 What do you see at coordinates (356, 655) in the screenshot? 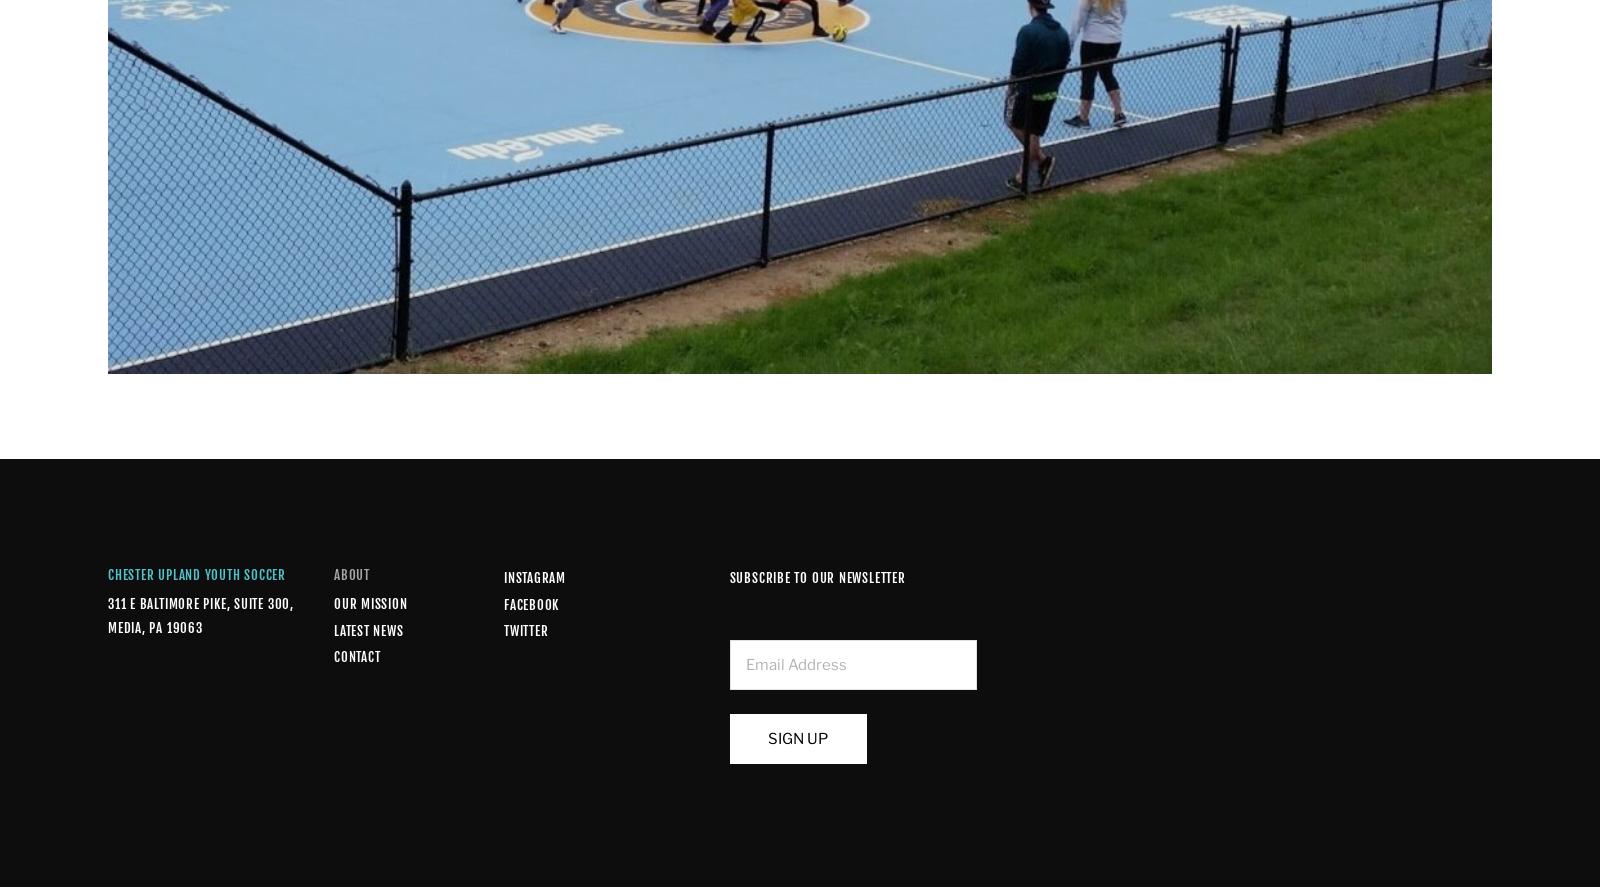
I see `'Contact'` at bounding box center [356, 655].